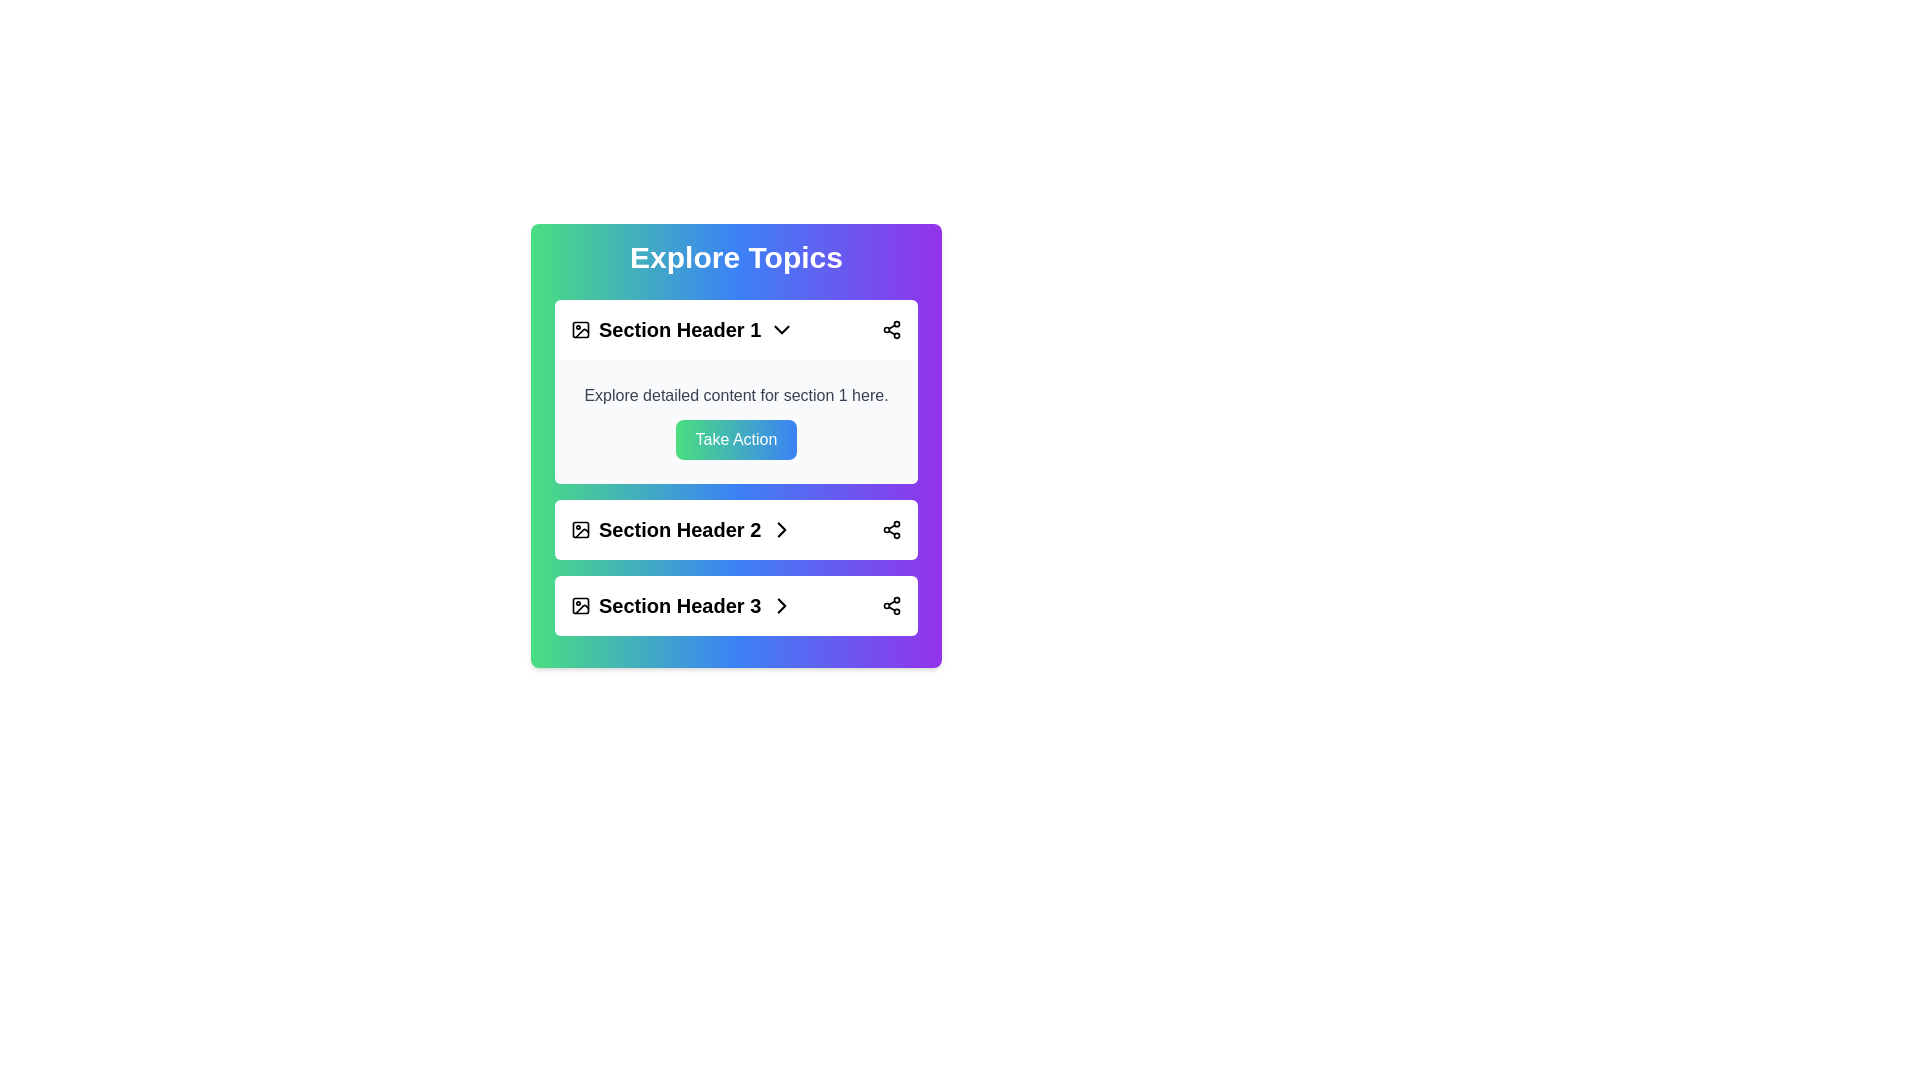 This screenshot has height=1080, width=1920. Describe the element at coordinates (683, 528) in the screenshot. I see `the 'Section Header 2' text heading in the 'Explore Topics' section` at that location.